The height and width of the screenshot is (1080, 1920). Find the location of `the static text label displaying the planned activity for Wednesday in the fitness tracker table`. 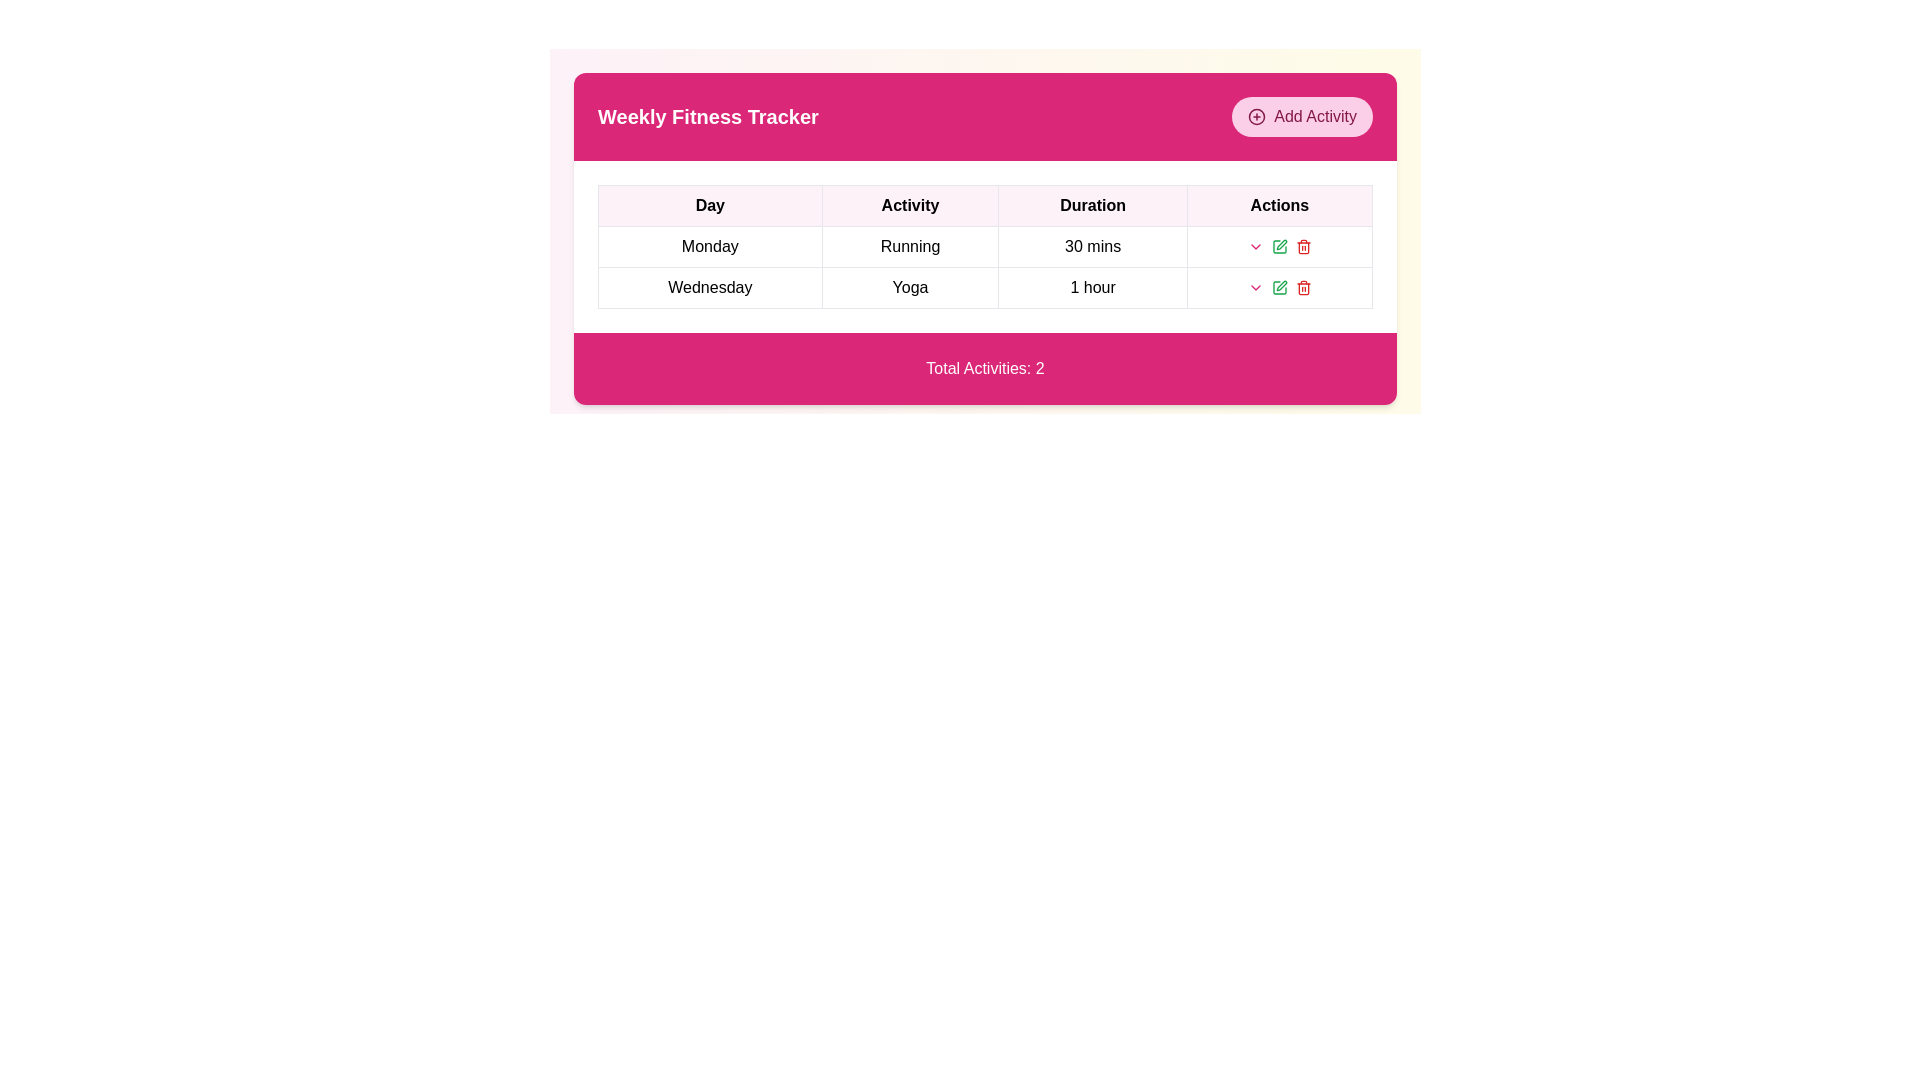

the static text label displaying the planned activity for Wednesday in the fitness tracker table is located at coordinates (909, 288).